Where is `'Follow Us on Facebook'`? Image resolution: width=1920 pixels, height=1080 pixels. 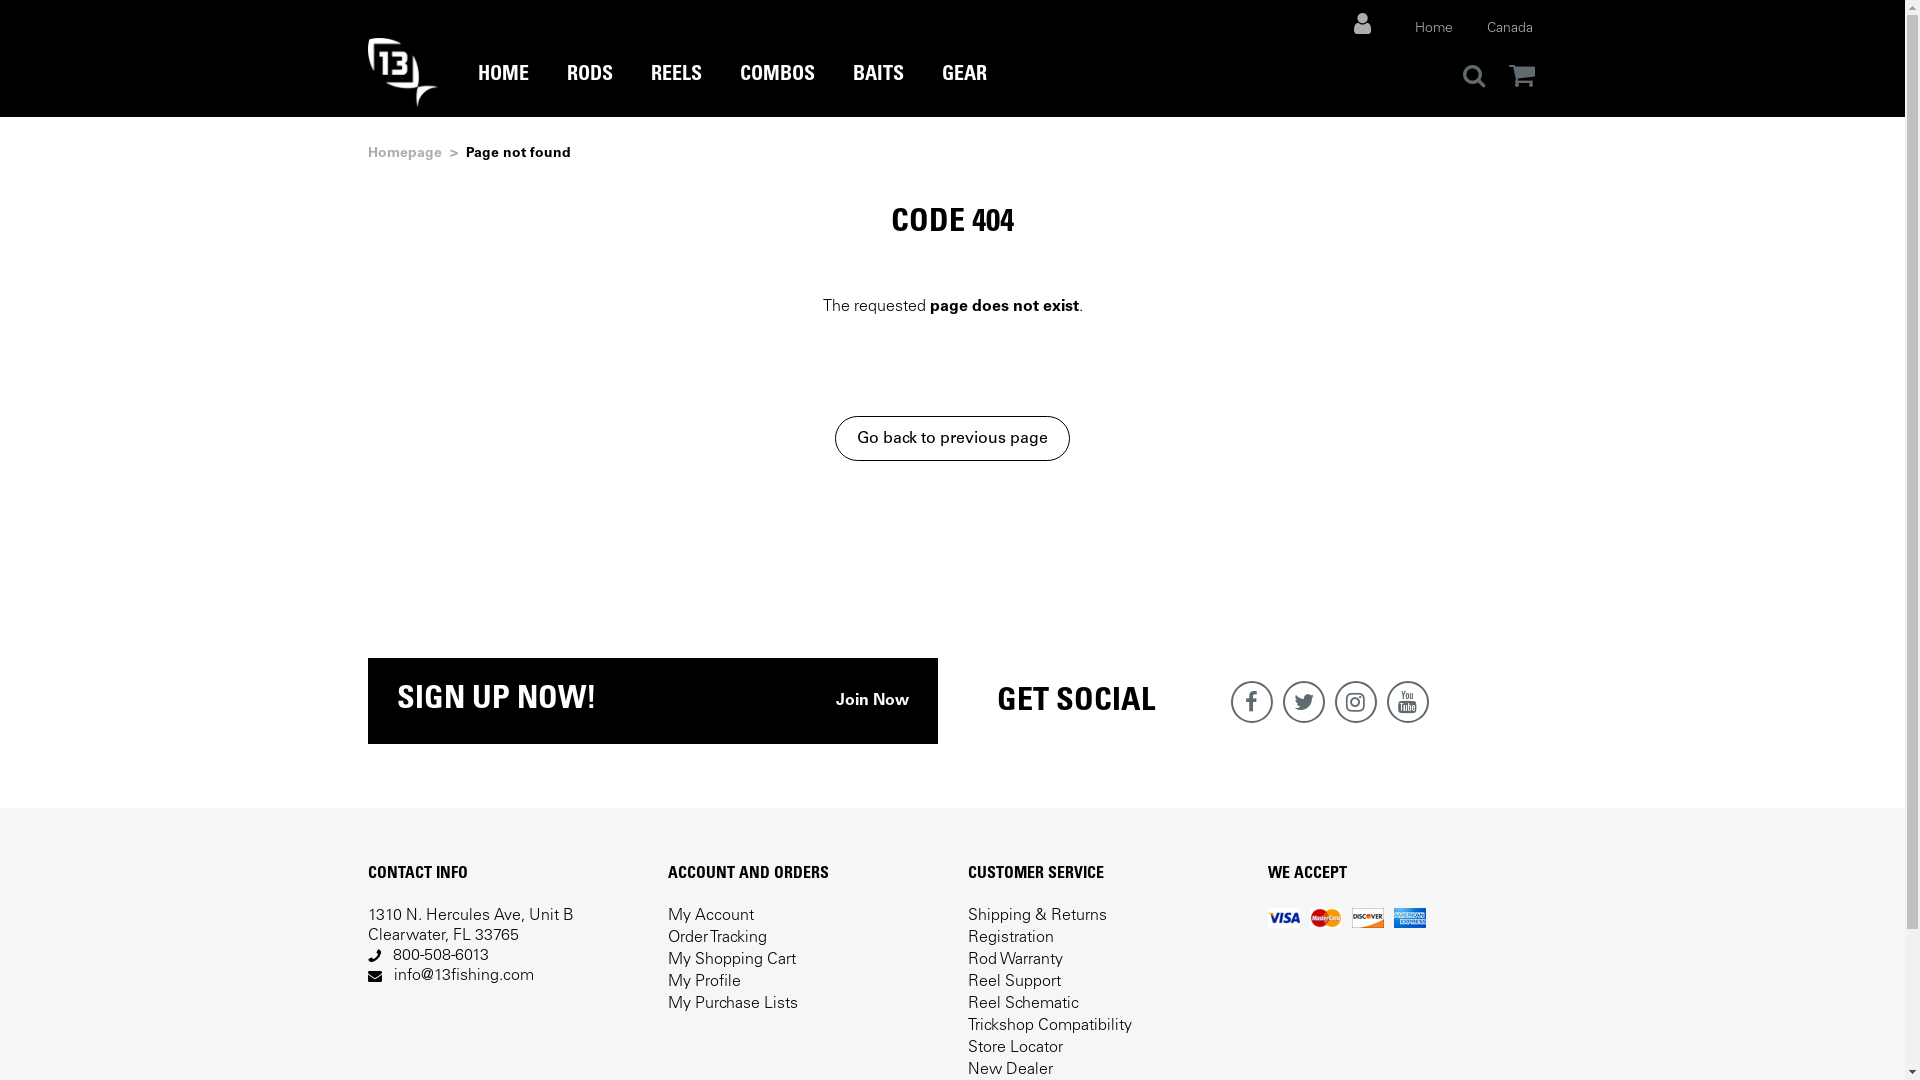
'Follow Us on Facebook' is located at coordinates (1250, 701).